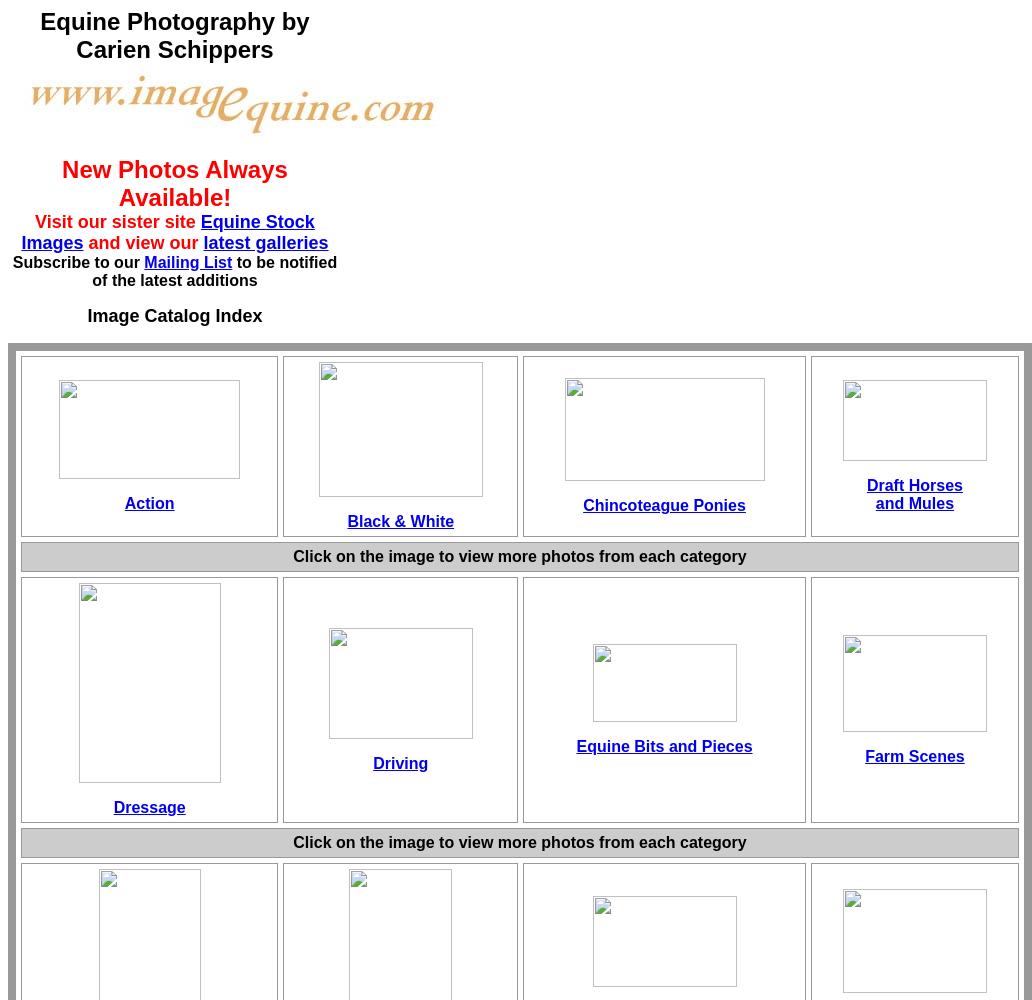 The height and width of the screenshot is (1000, 1032). I want to click on 'Image Catalog Index', so click(173, 315).